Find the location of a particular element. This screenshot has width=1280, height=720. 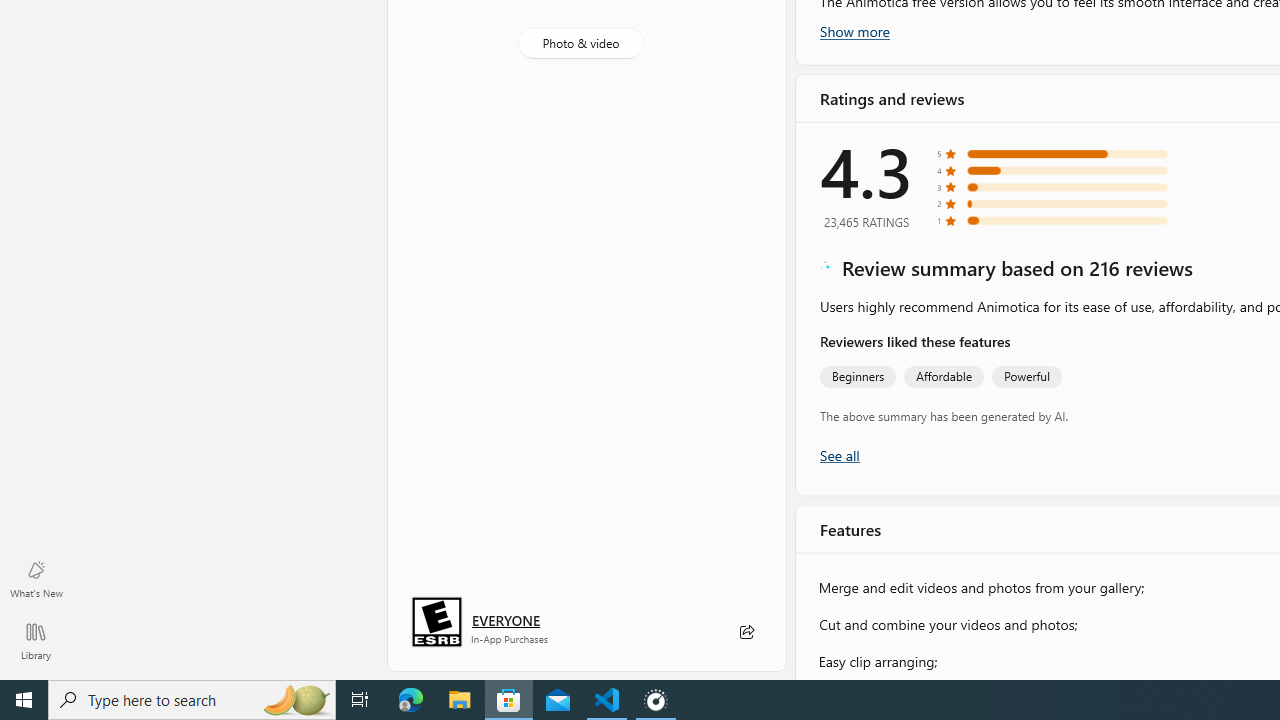

'Age rating: EVERYONE. Click for more information.' is located at coordinates (506, 618).